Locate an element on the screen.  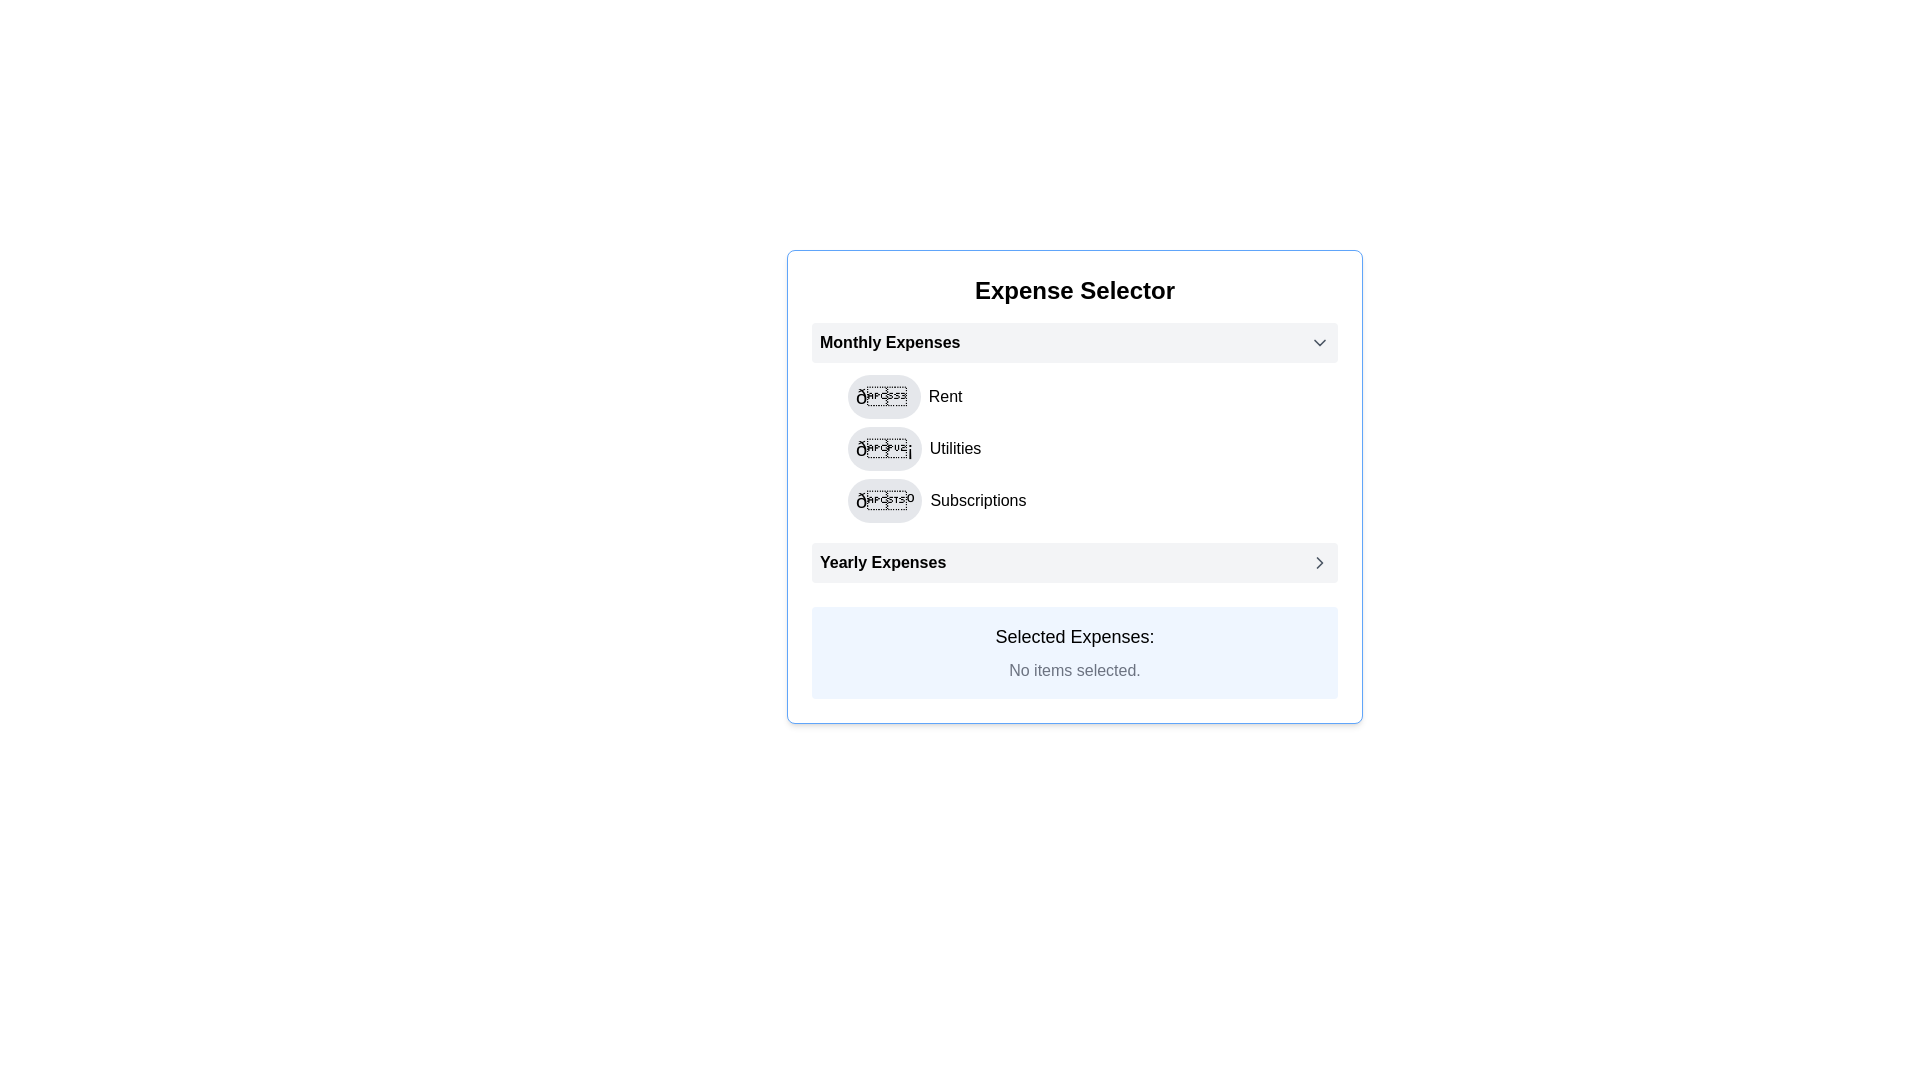
the 'Utilities' text label, which is the second textual label under the 'Monthly Expenses' section is located at coordinates (954, 447).